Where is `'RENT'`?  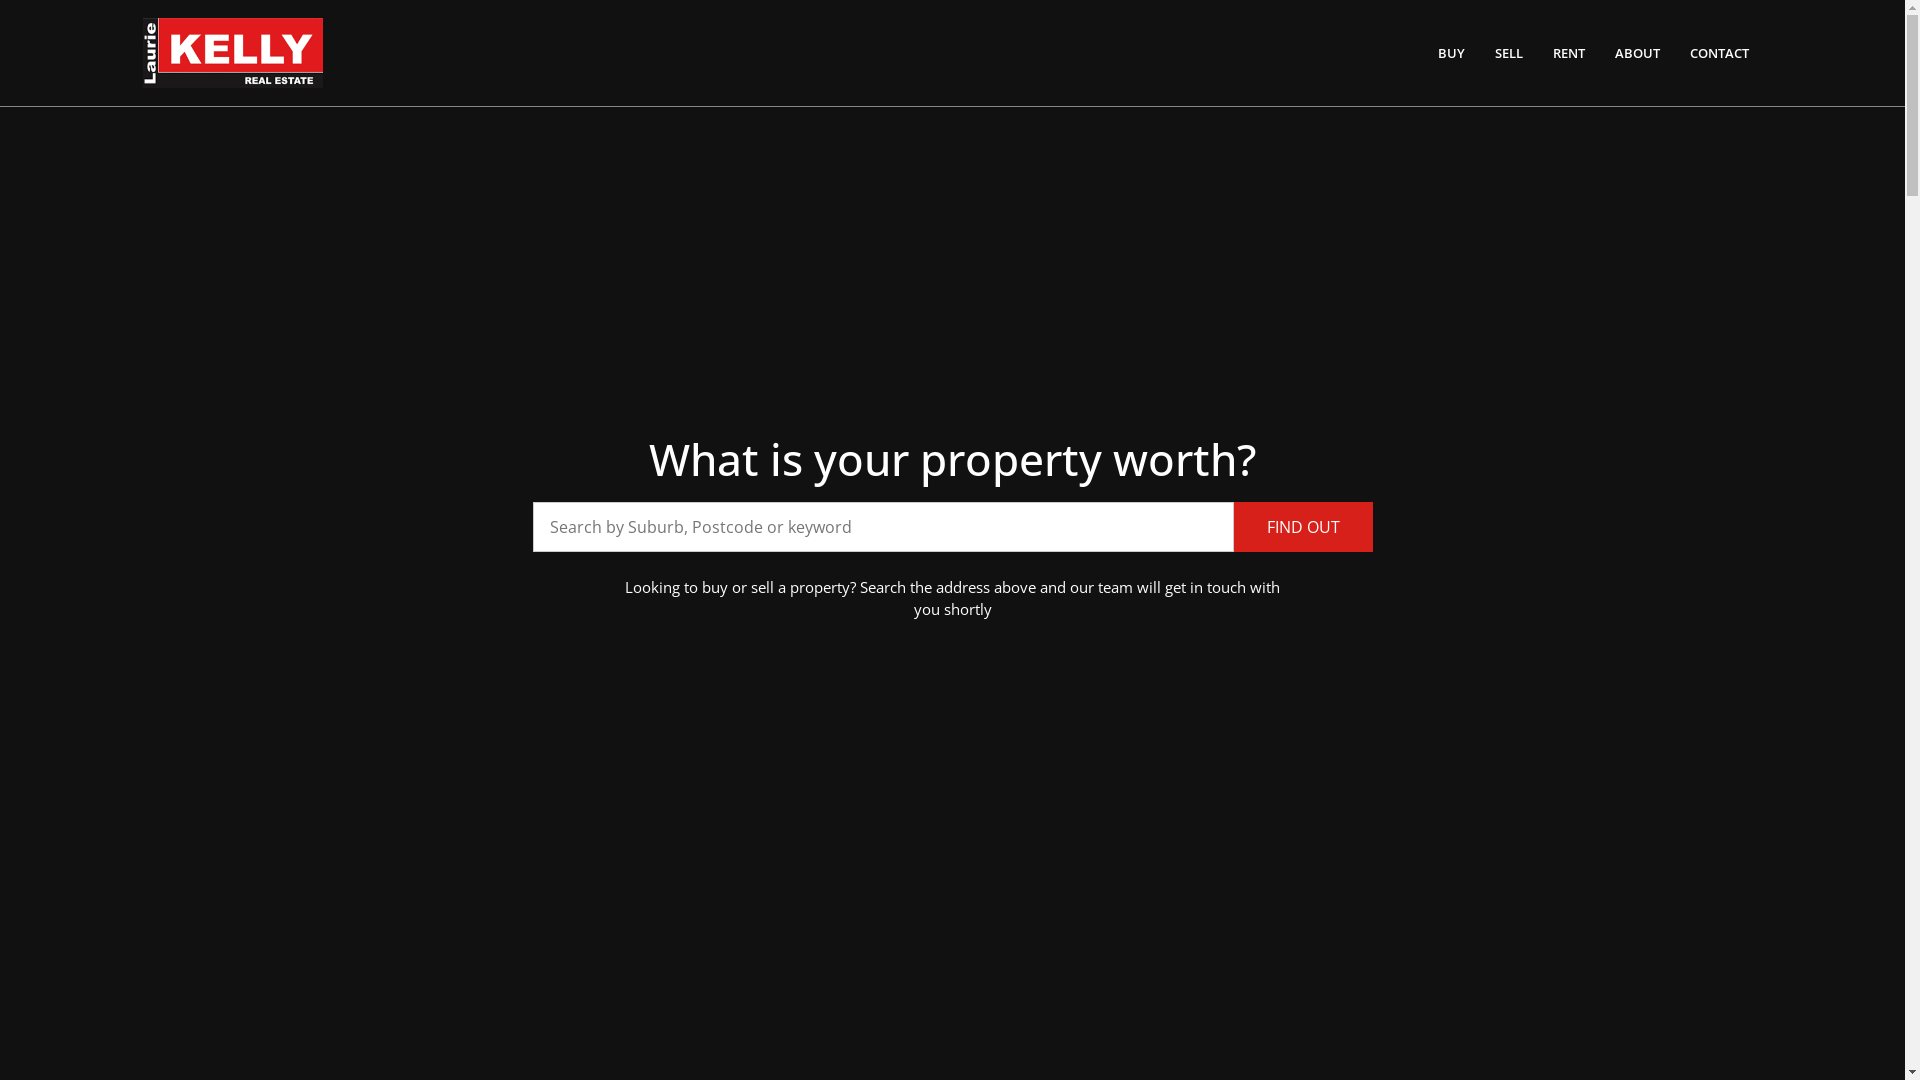
'RENT' is located at coordinates (1568, 52).